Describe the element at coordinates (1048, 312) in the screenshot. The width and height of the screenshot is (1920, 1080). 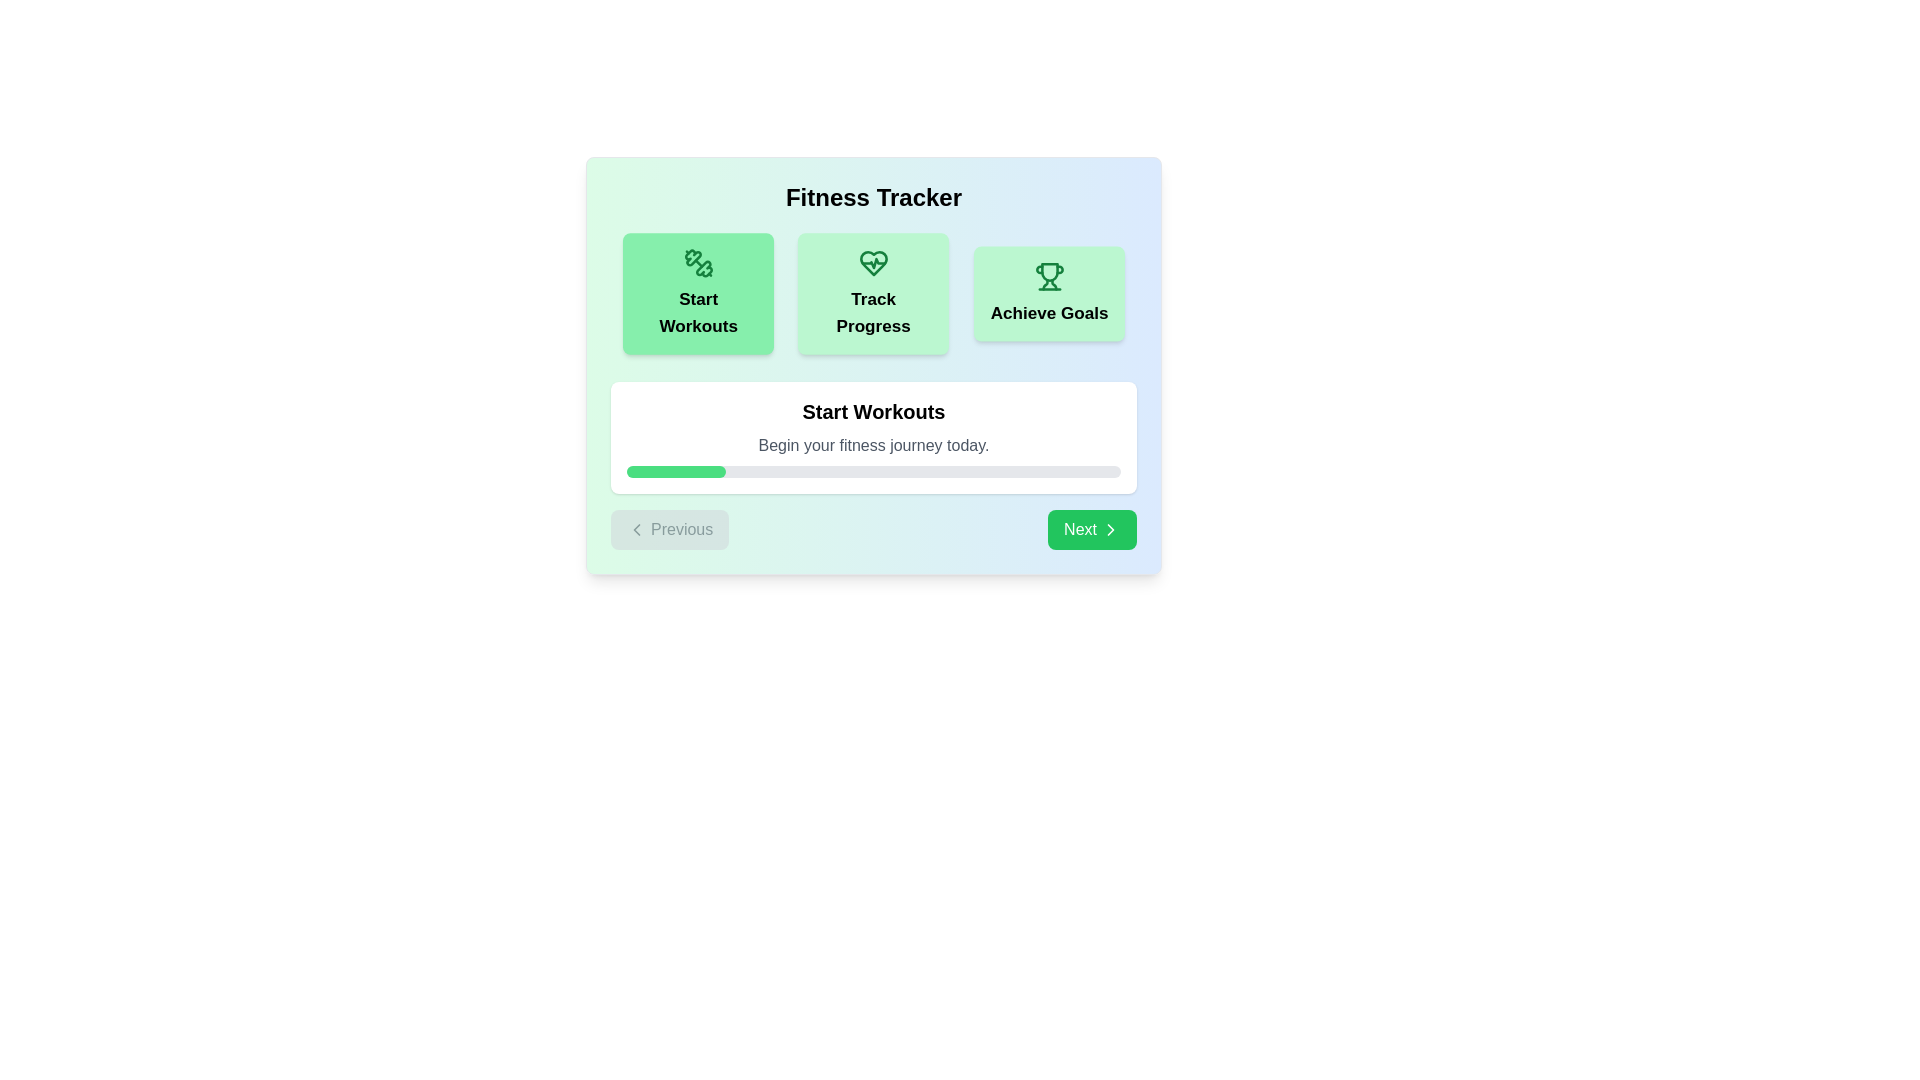
I see `the 'Achieve Goals' text label, which is prominently displayed in bold, large text with a green background within the third option card` at that location.